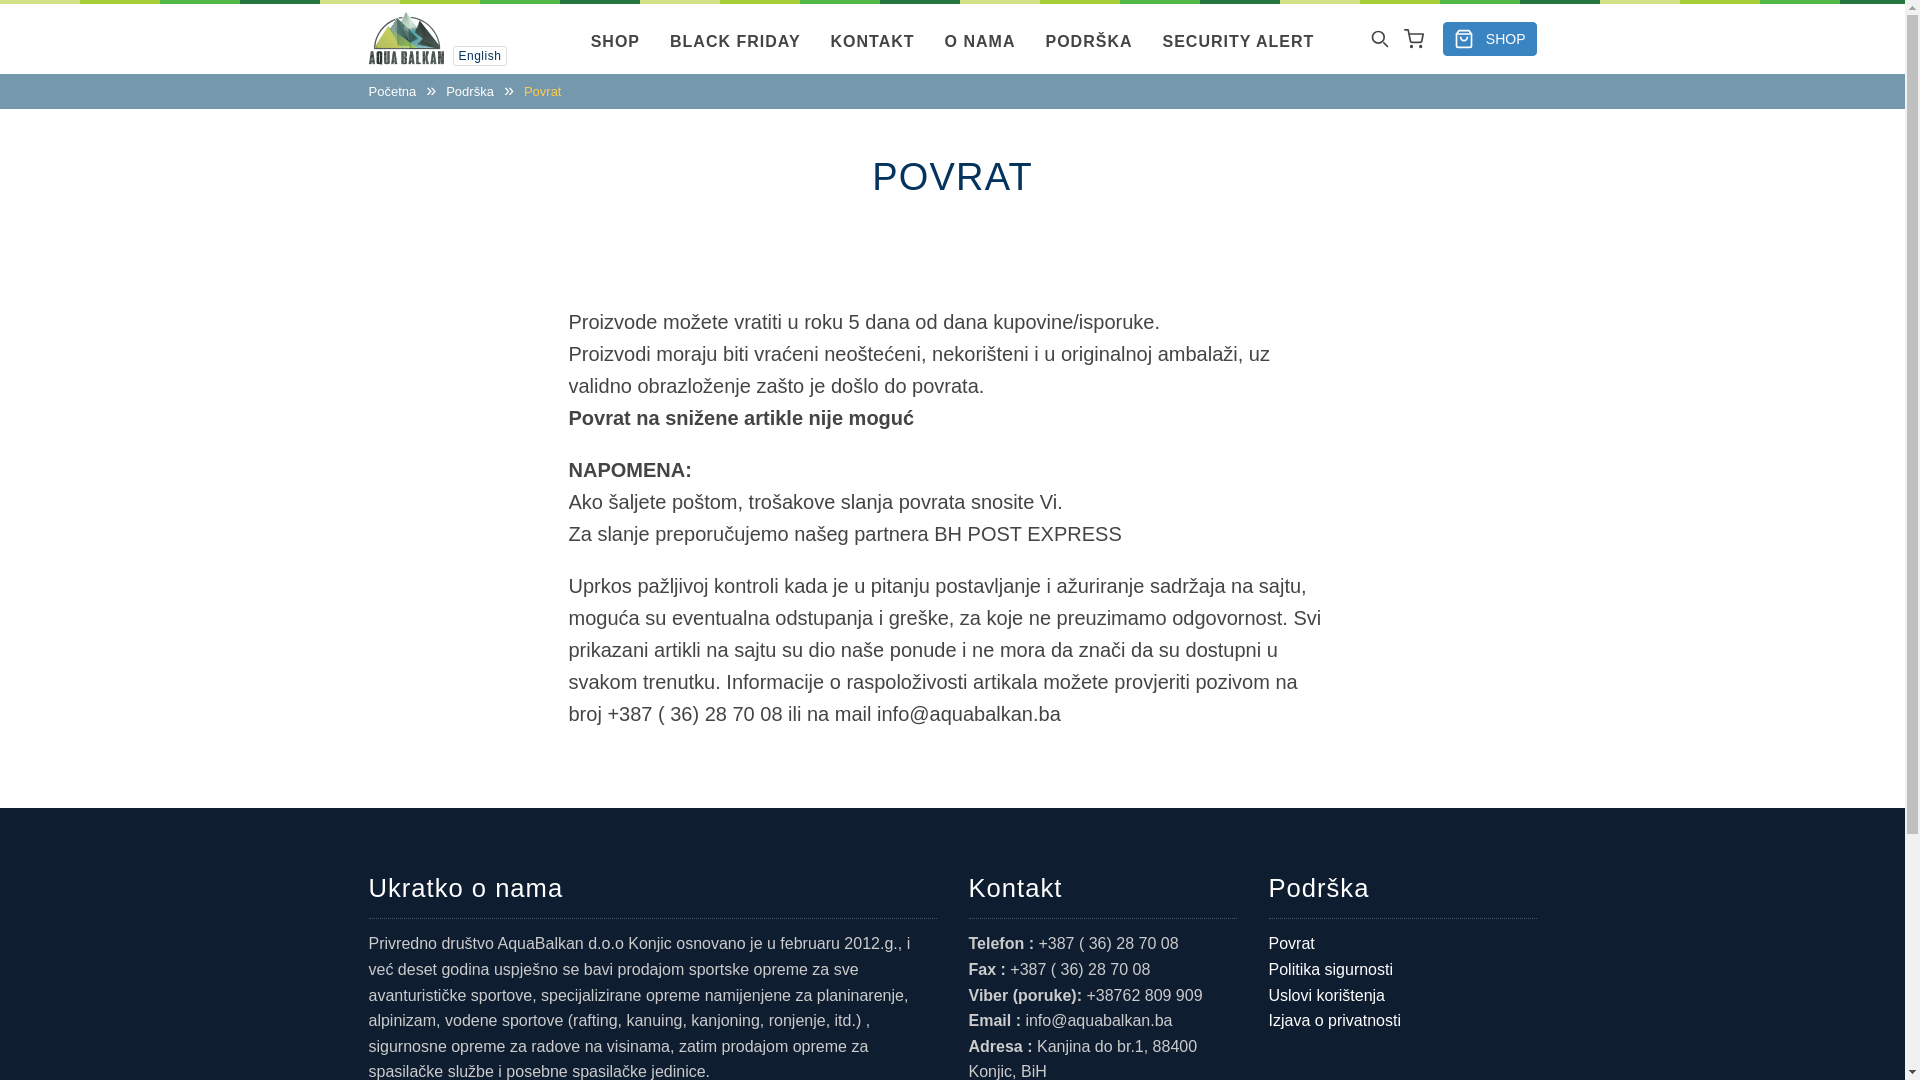 This screenshot has width=1920, height=1080. What do you see at coordinates (1489, 38) in the screenshot?
I see `'SHOP'` at bounding box center [1489, 38].